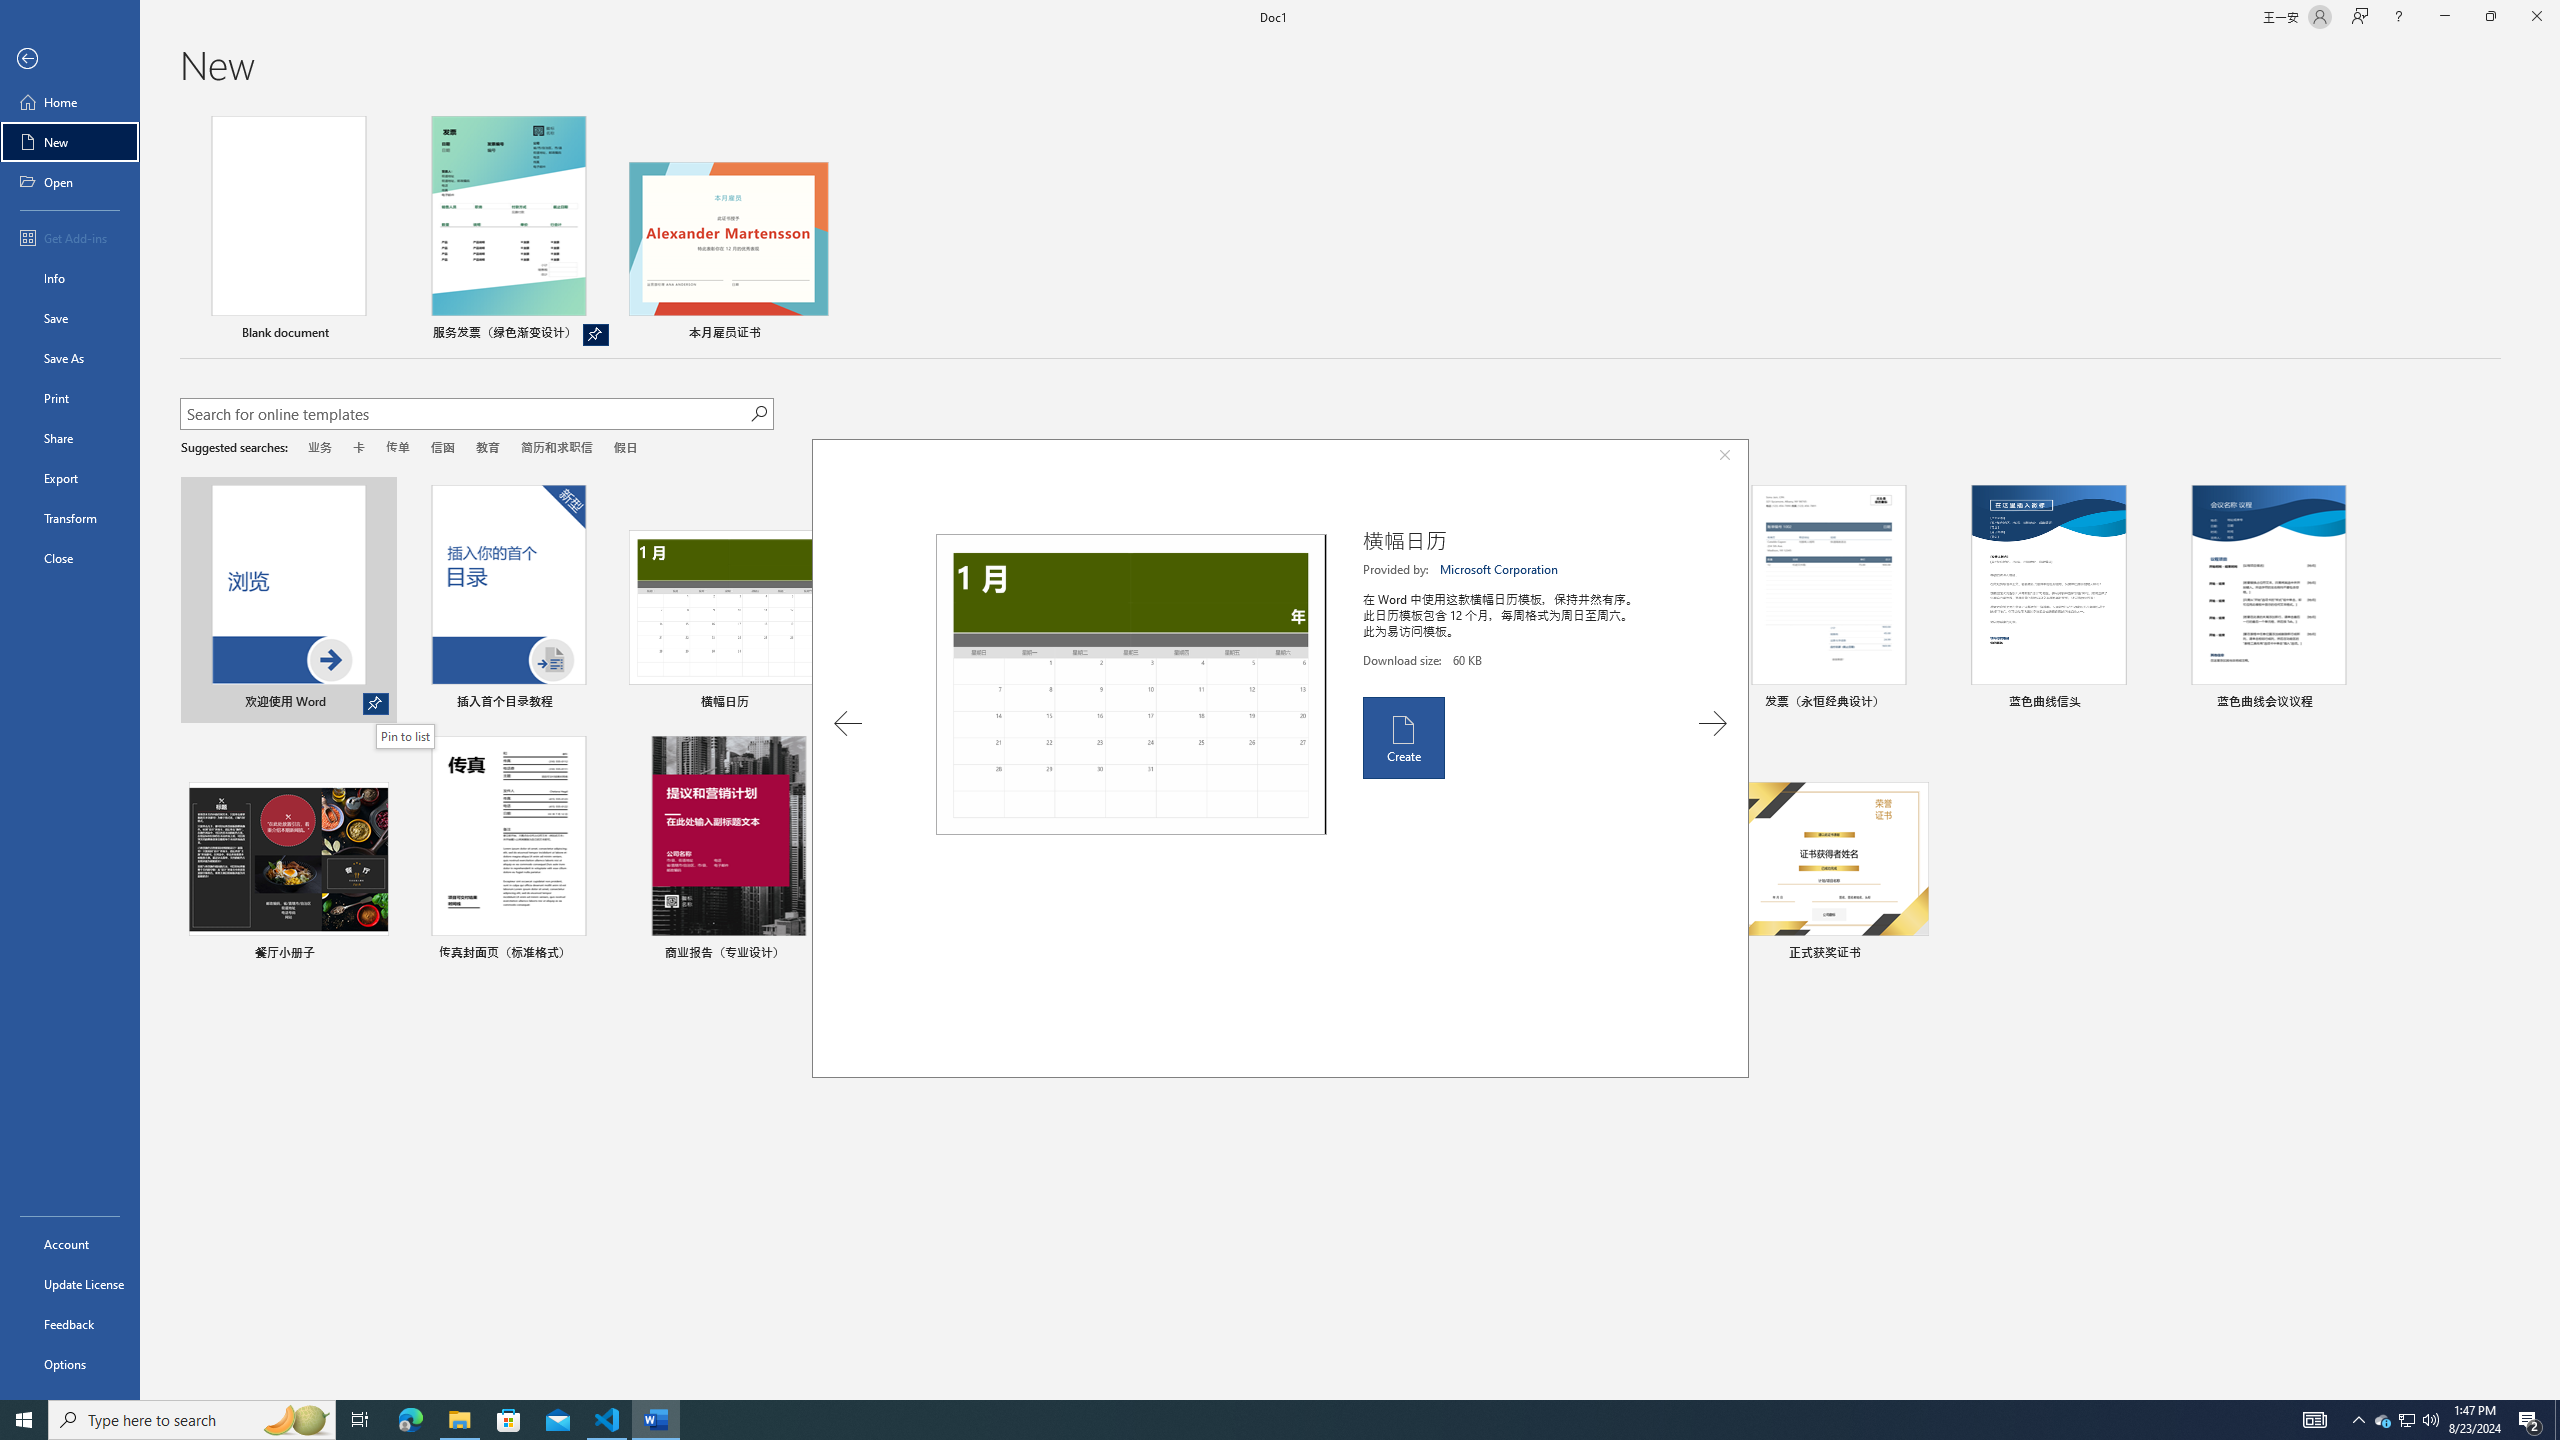 This screenshot has height=1440, width=2560. What do you see at coordinates (69, 517) in the screenshot?
I see `'Transform'` at bounding box center [69, 517].